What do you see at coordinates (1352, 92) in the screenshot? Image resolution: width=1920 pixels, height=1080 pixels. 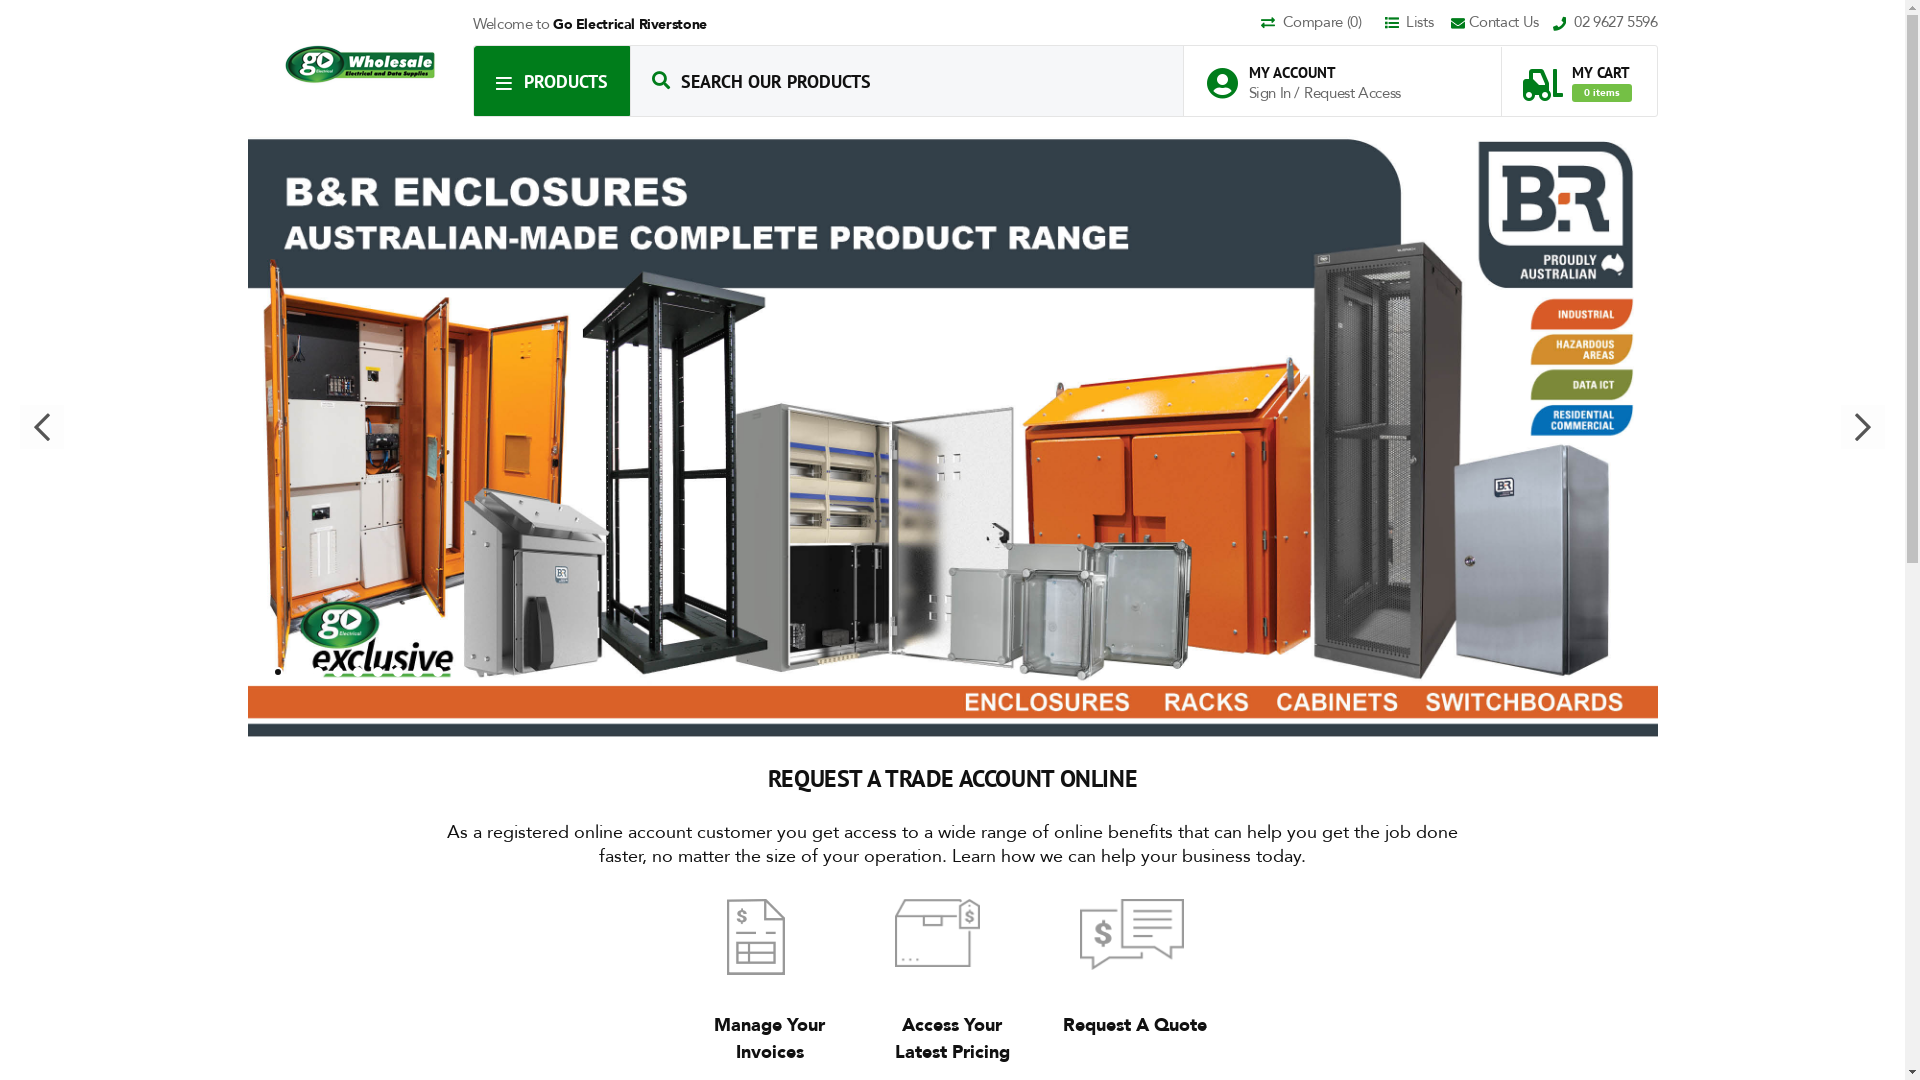 I see `'Request Access'` at bounding box center [1352, 92].